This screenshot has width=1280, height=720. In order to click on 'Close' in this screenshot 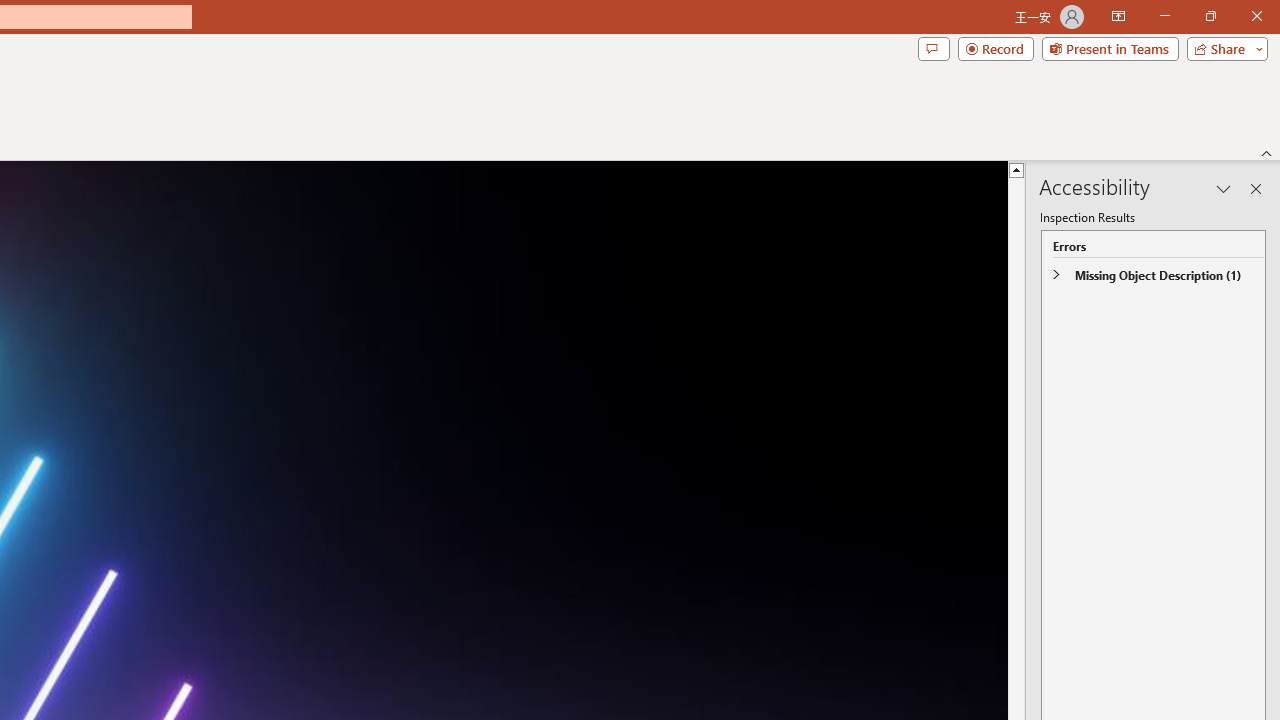, I will do `click(1255, 16)`.